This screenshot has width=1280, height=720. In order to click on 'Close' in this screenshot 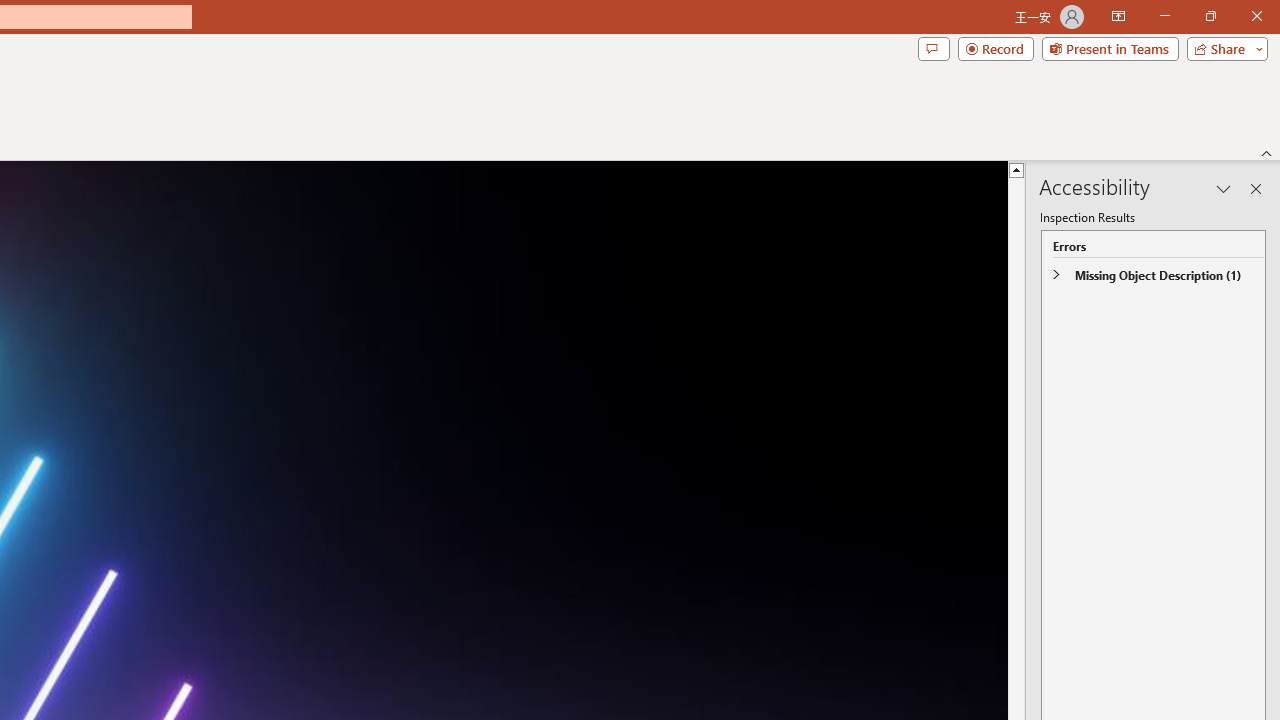, I will do `click(1255, 16)`.